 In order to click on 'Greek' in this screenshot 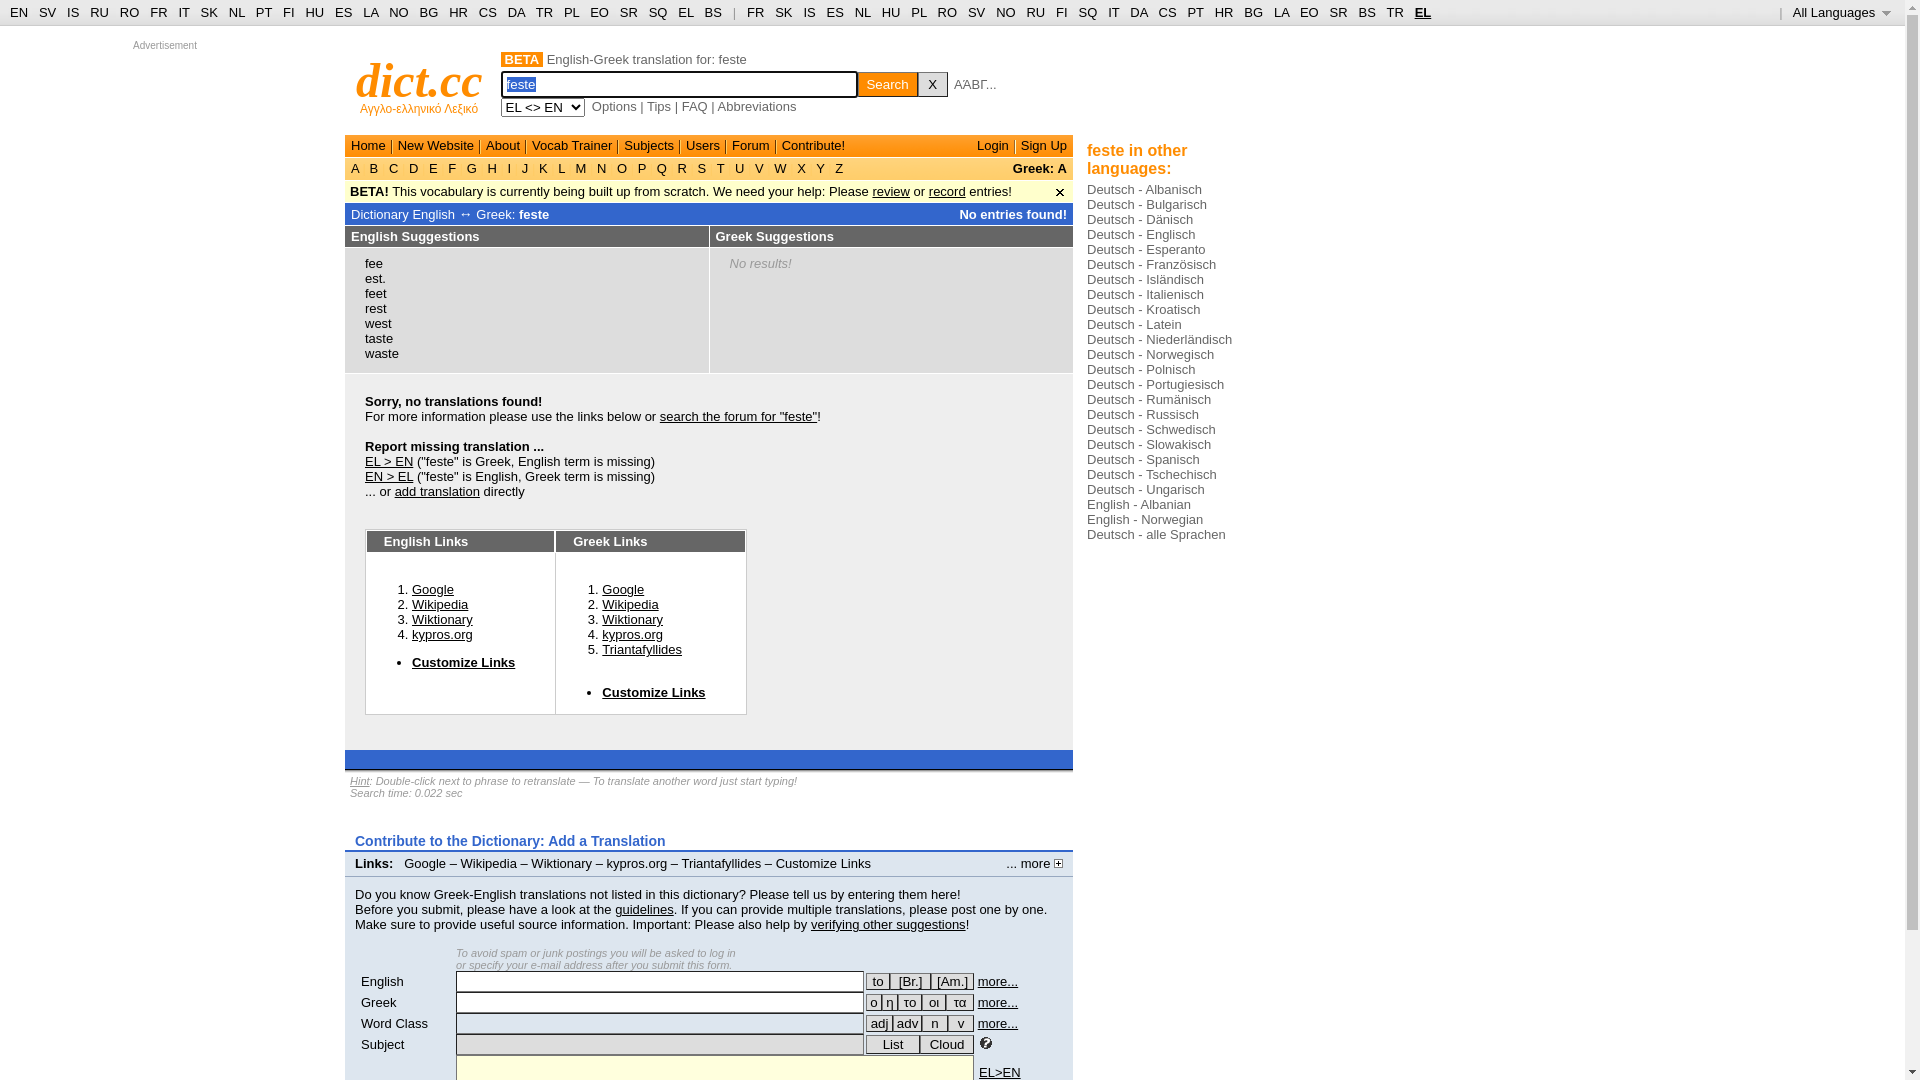, I will do `click(378, 1002)`.